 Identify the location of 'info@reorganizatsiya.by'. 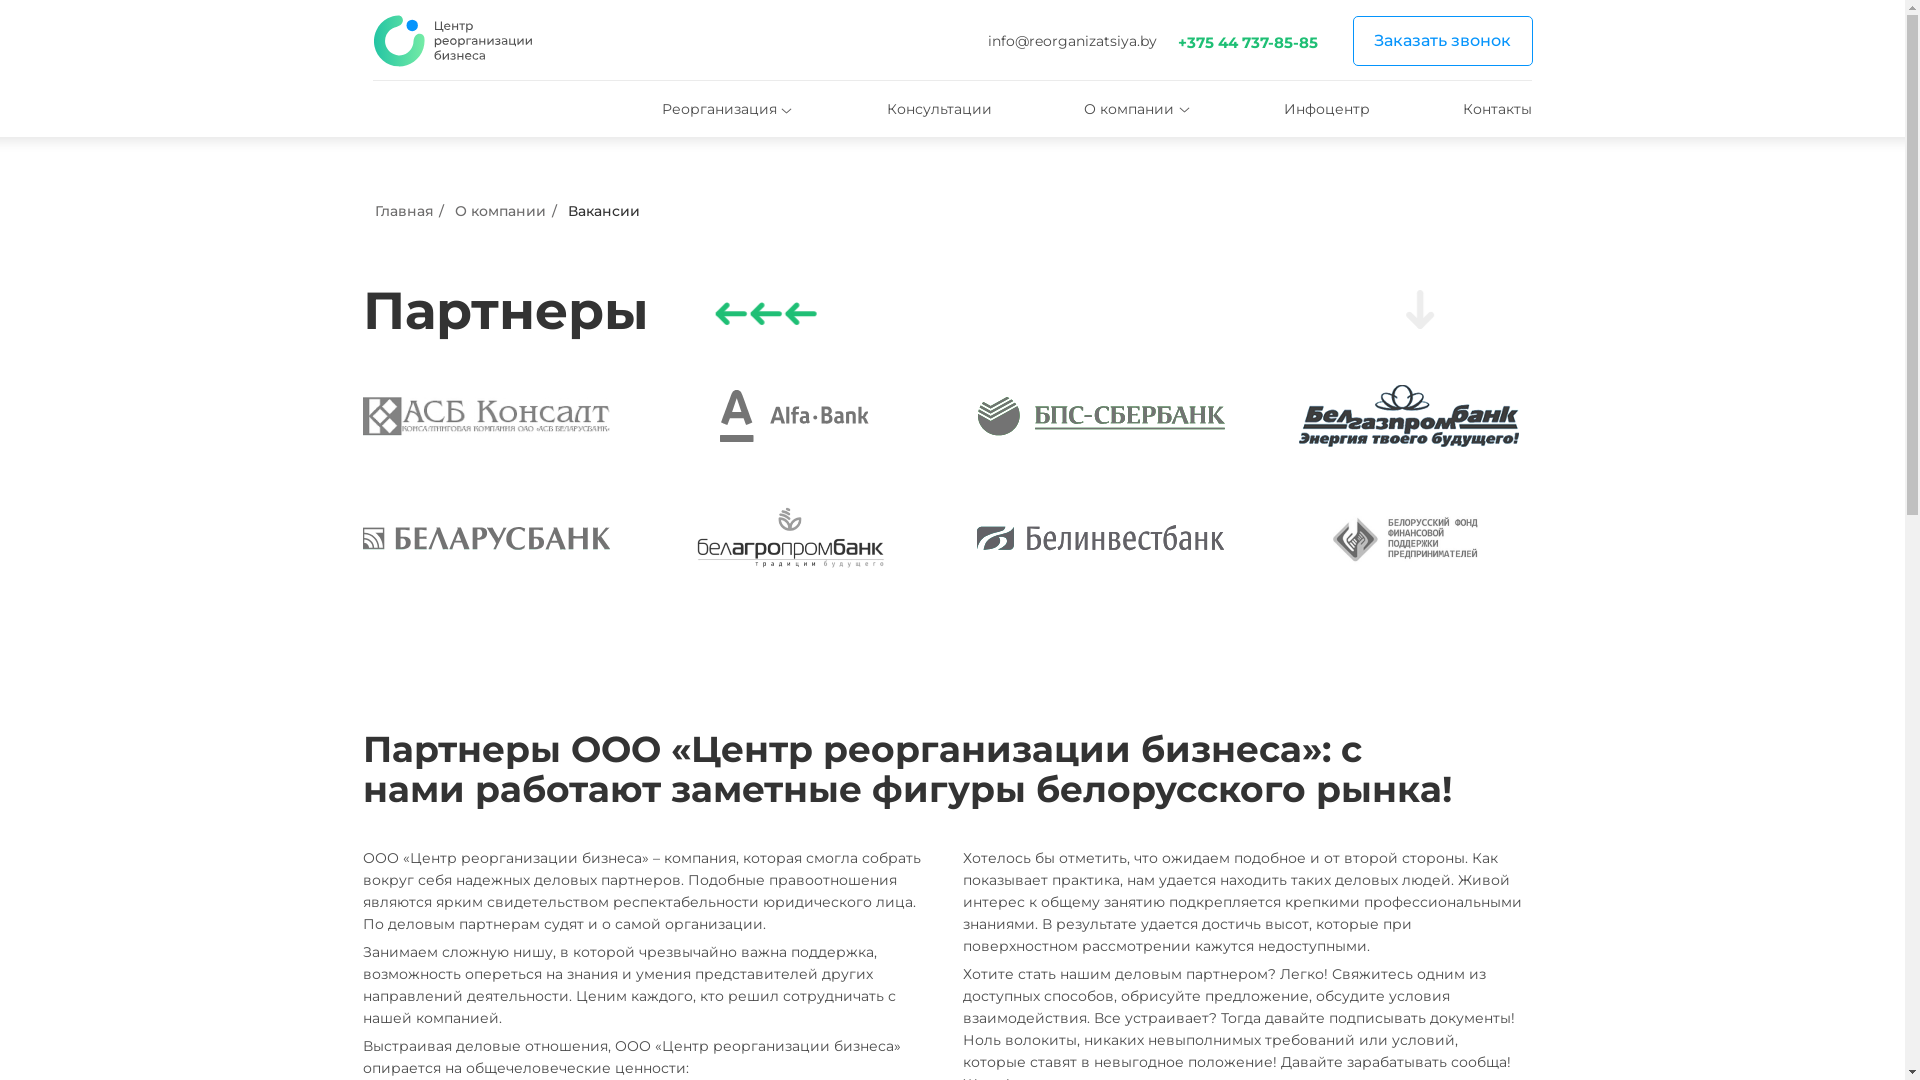
(1071, 41).